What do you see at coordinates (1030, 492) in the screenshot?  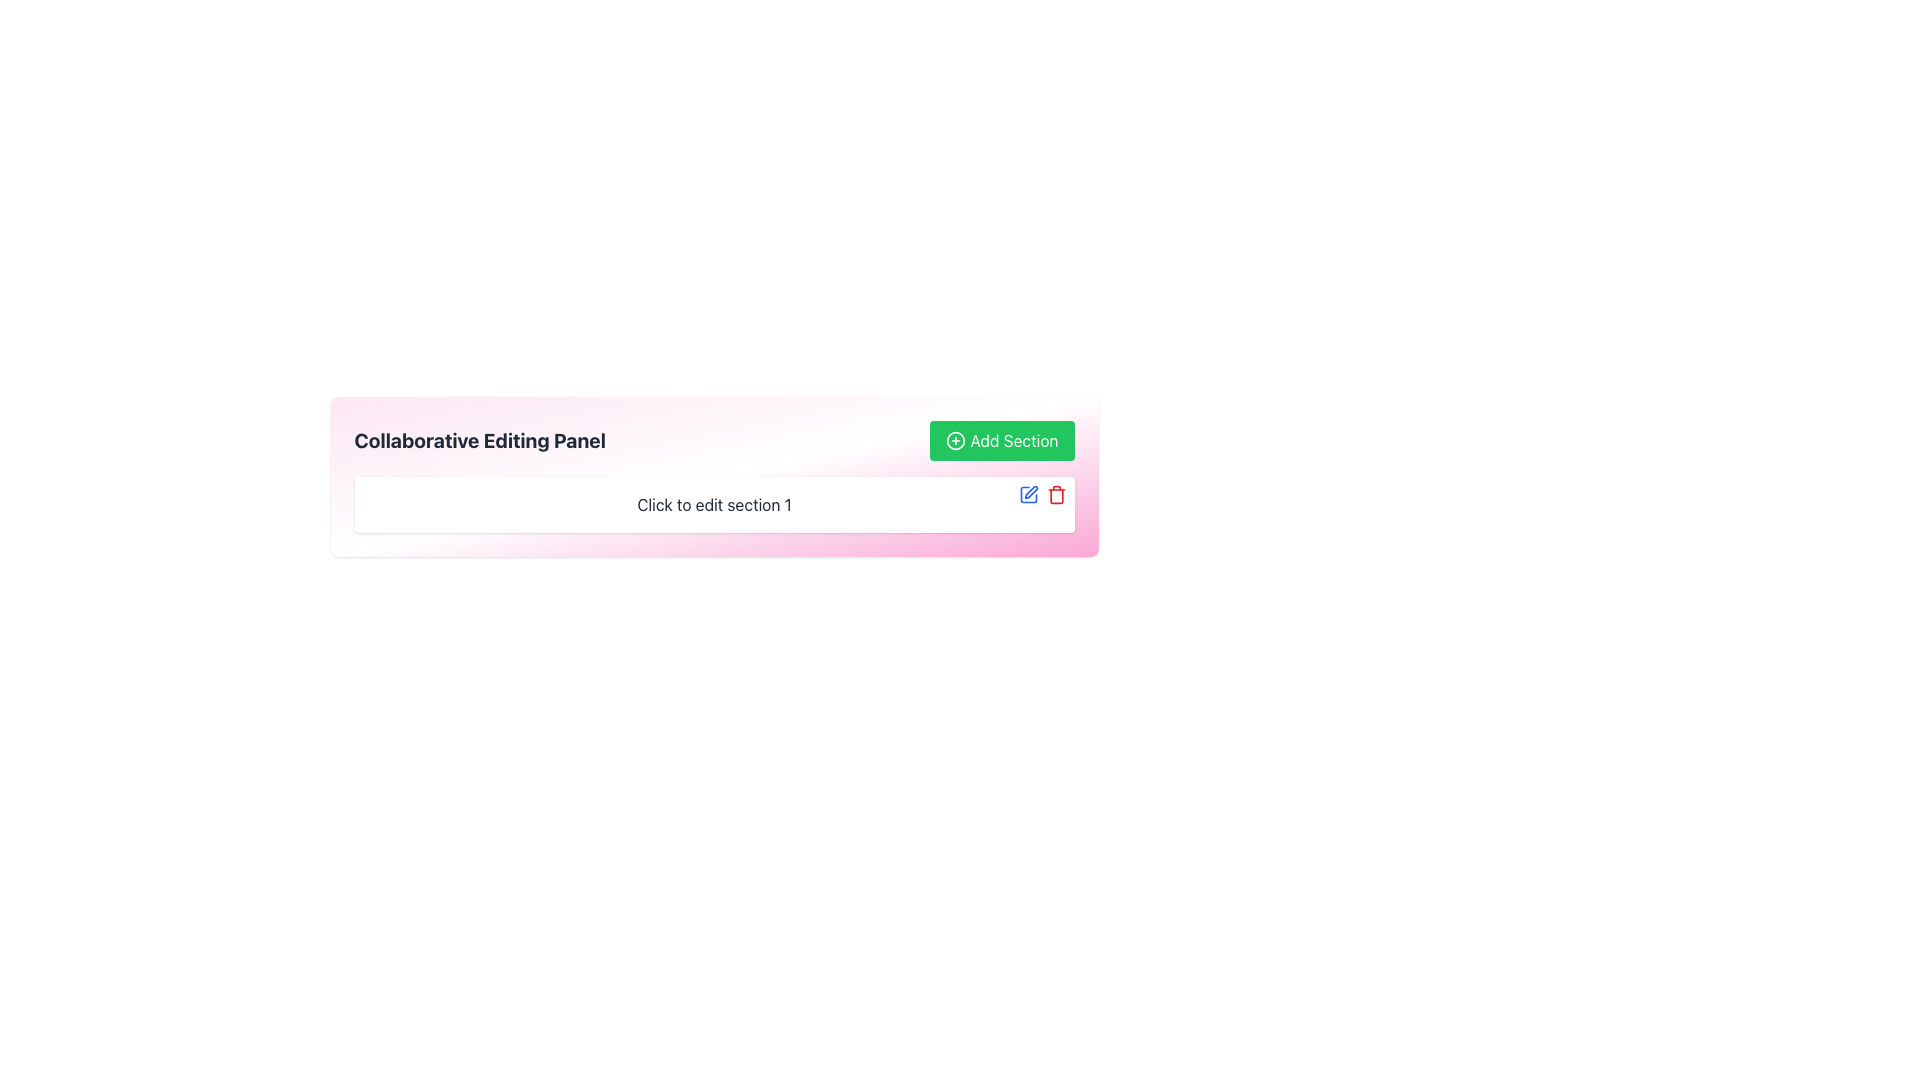 I see `the 'Edit' icon button located at the right edge of the input field labeled 'Click` at bounding box center [1030, 492].